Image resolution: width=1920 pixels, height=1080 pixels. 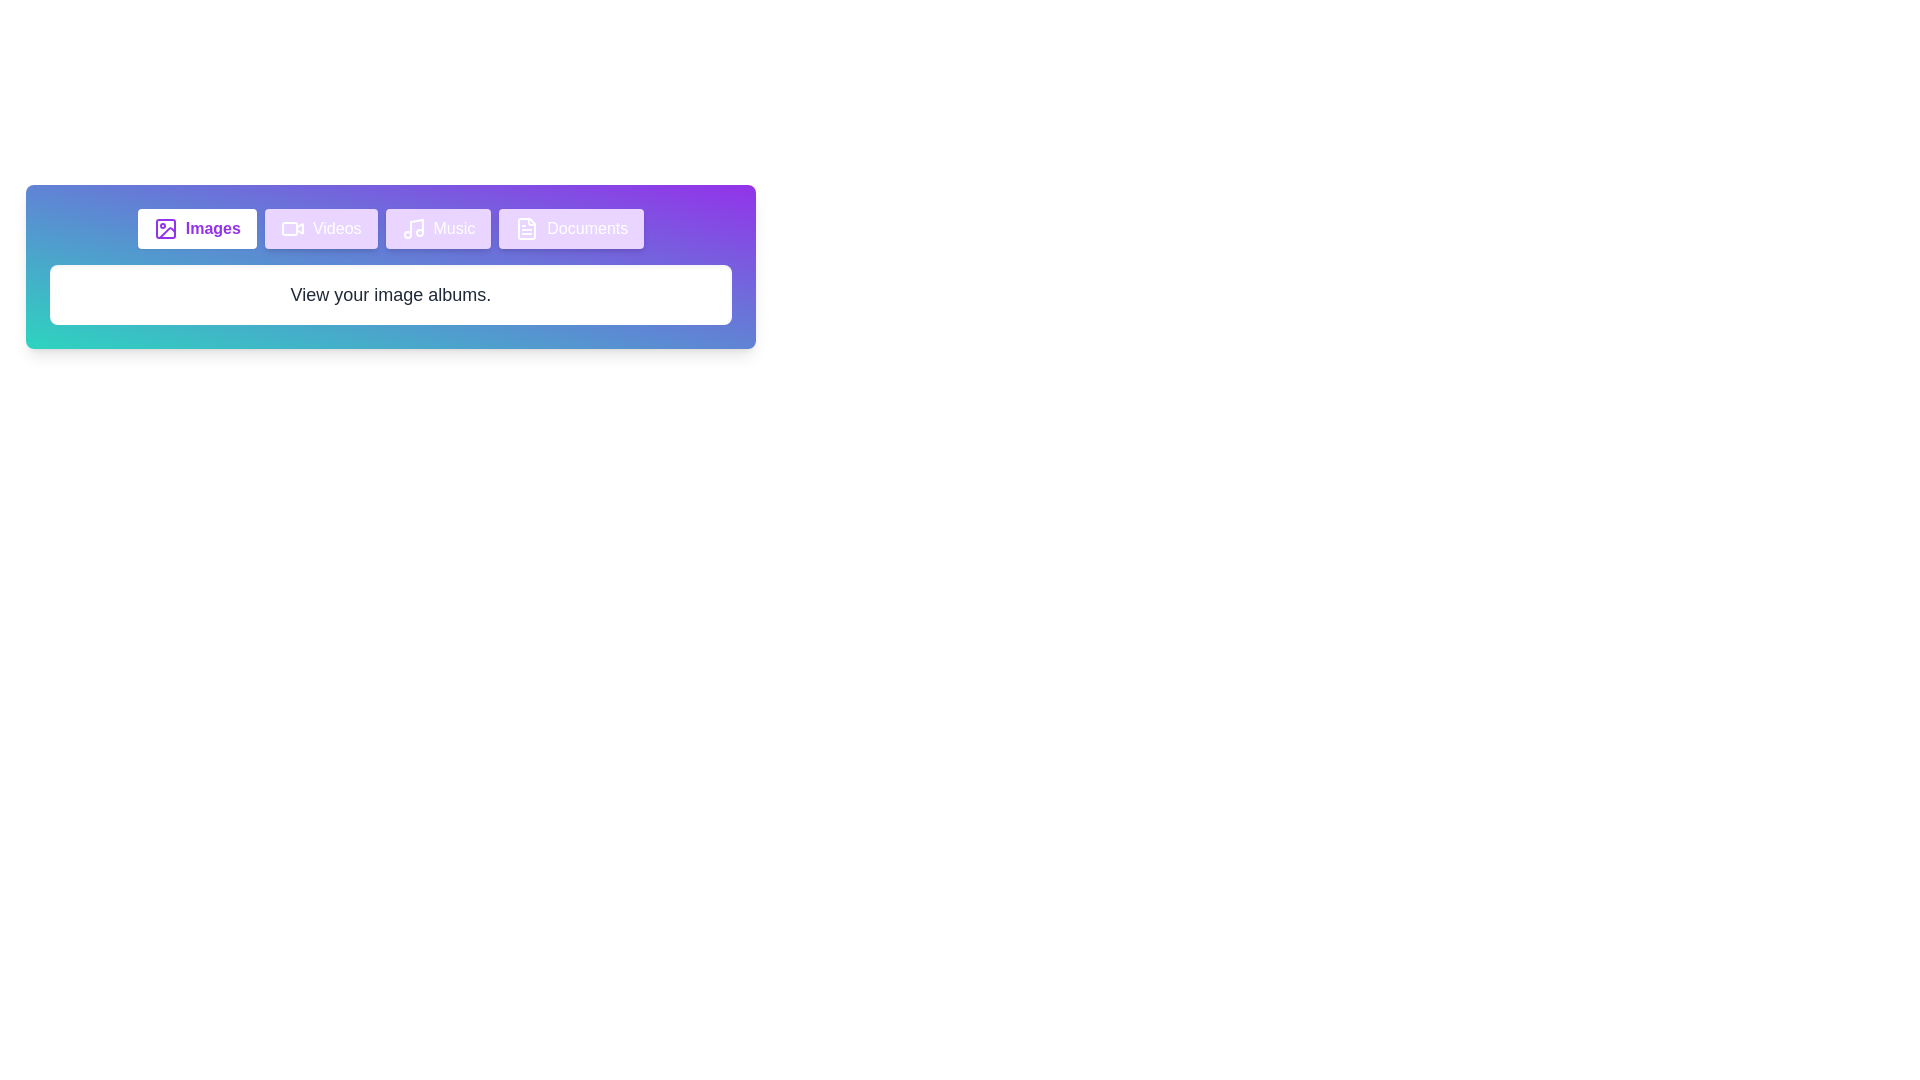 What do you see at coordinates (197, 227) in the screenshot?
I see `the tab labeled Images to inspect its icon and content` at bounding box center [197, 227].